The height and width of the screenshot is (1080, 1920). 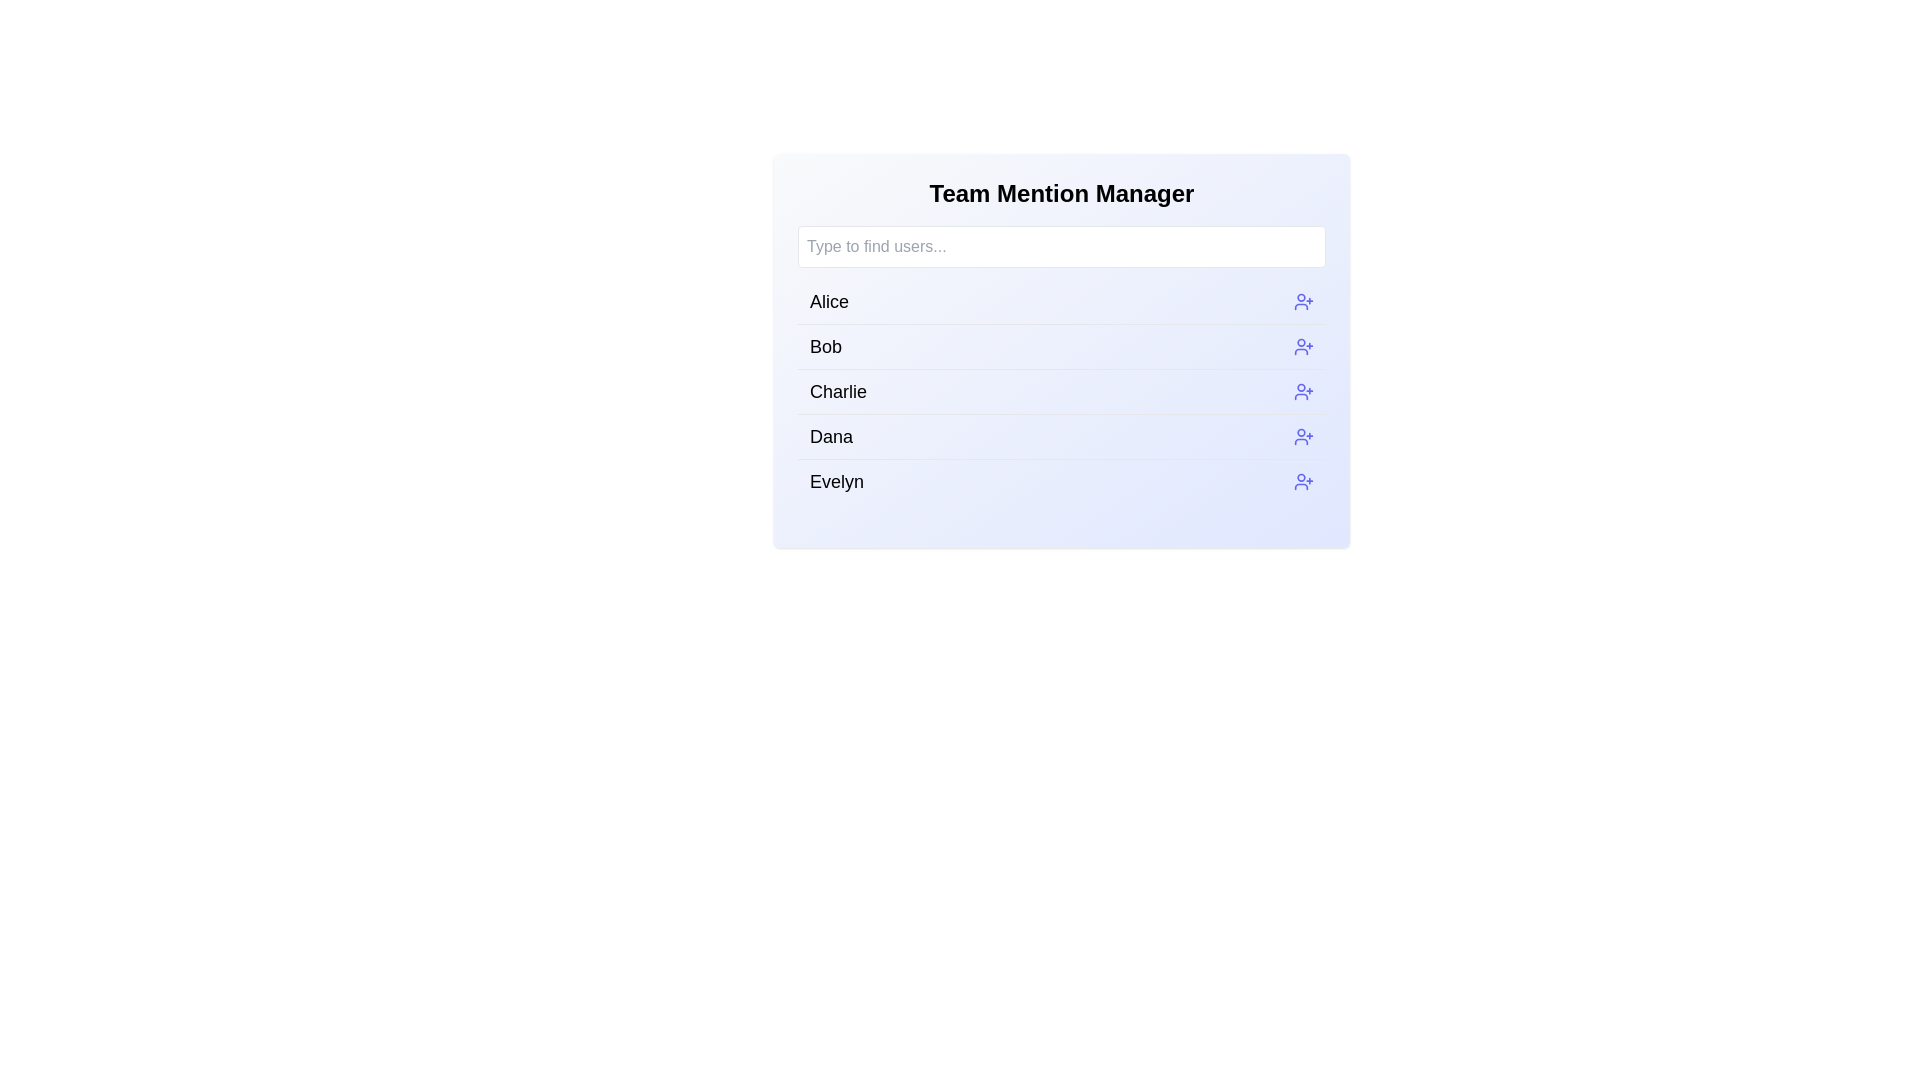 What do you see at coordinates (1304, 482) in the screenshot?
I see `the blue icon at the far right of the row labeled 'Evelyn'` at bounding box center [1304, 482].